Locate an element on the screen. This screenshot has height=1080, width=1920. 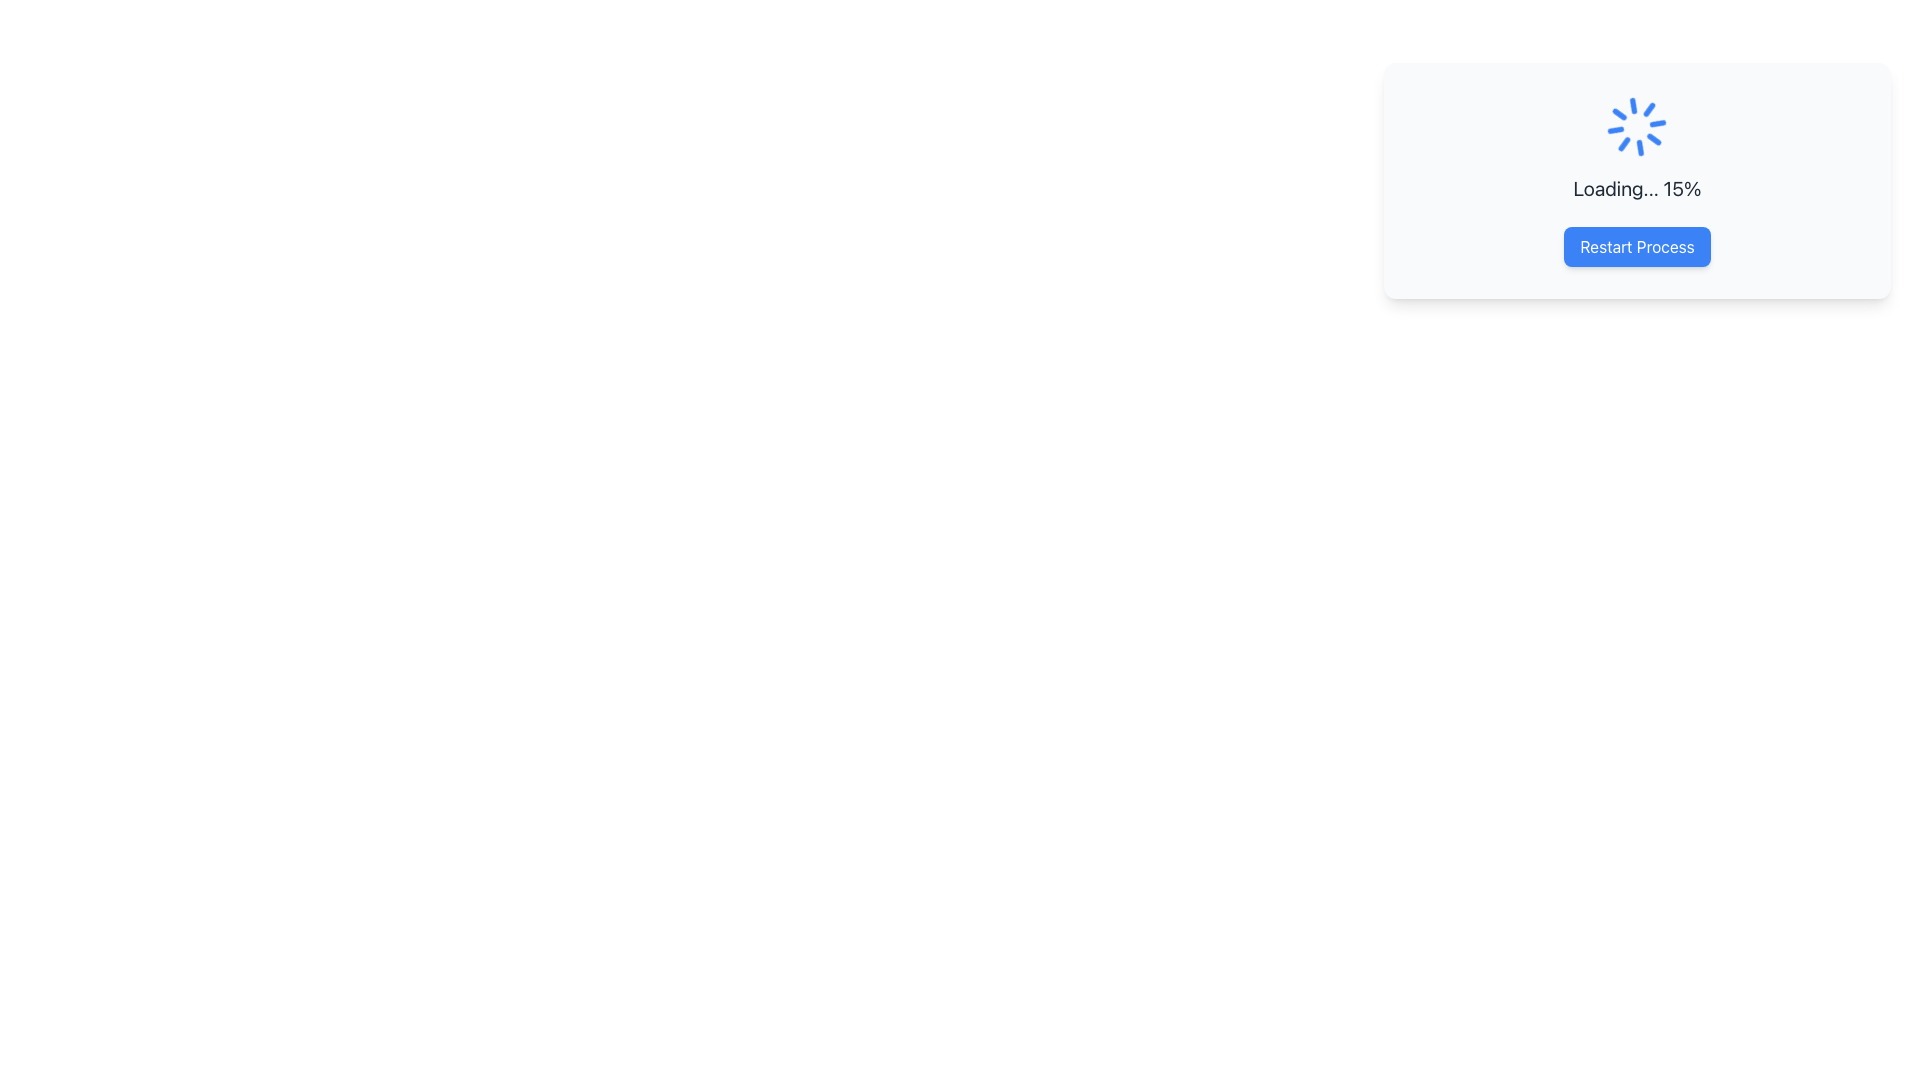
the topmost vertical line segment of the animated SVG loader graphic located in the upper-middle portion of a card is located at coordinates (1644, 146).